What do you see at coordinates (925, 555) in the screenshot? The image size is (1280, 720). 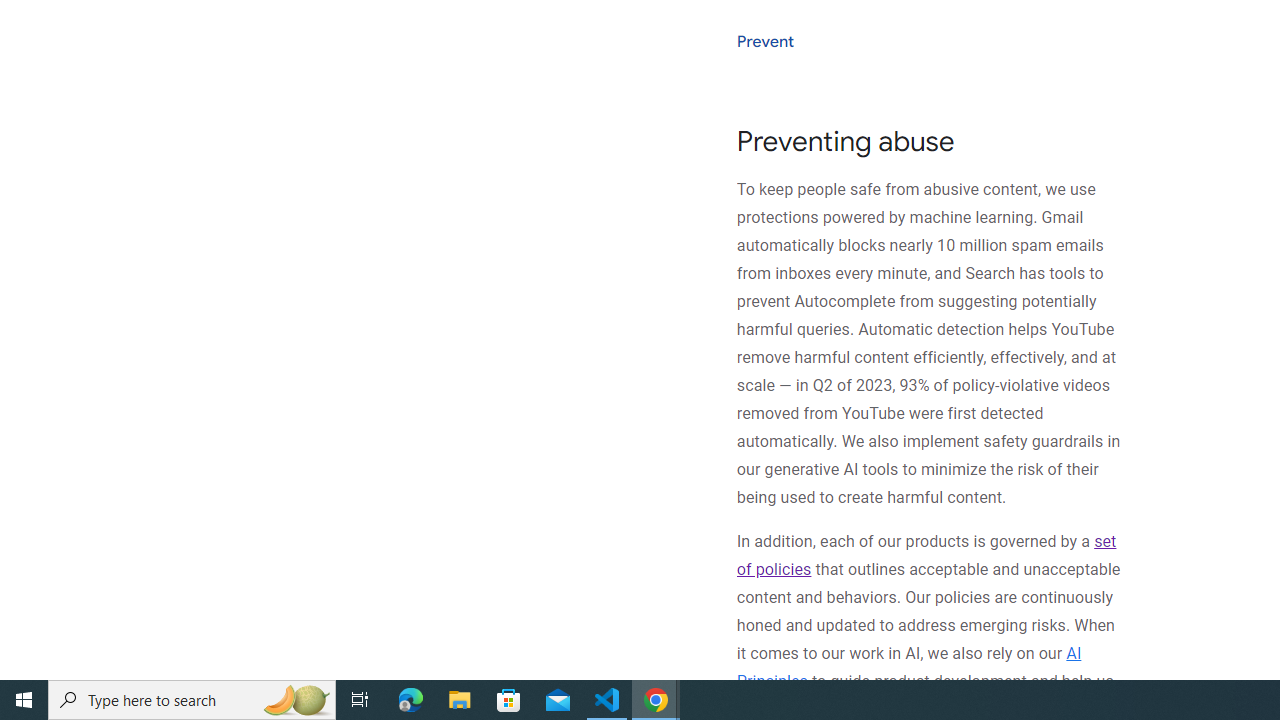 I see `'set of policies'` at bounding box center [925, 555].